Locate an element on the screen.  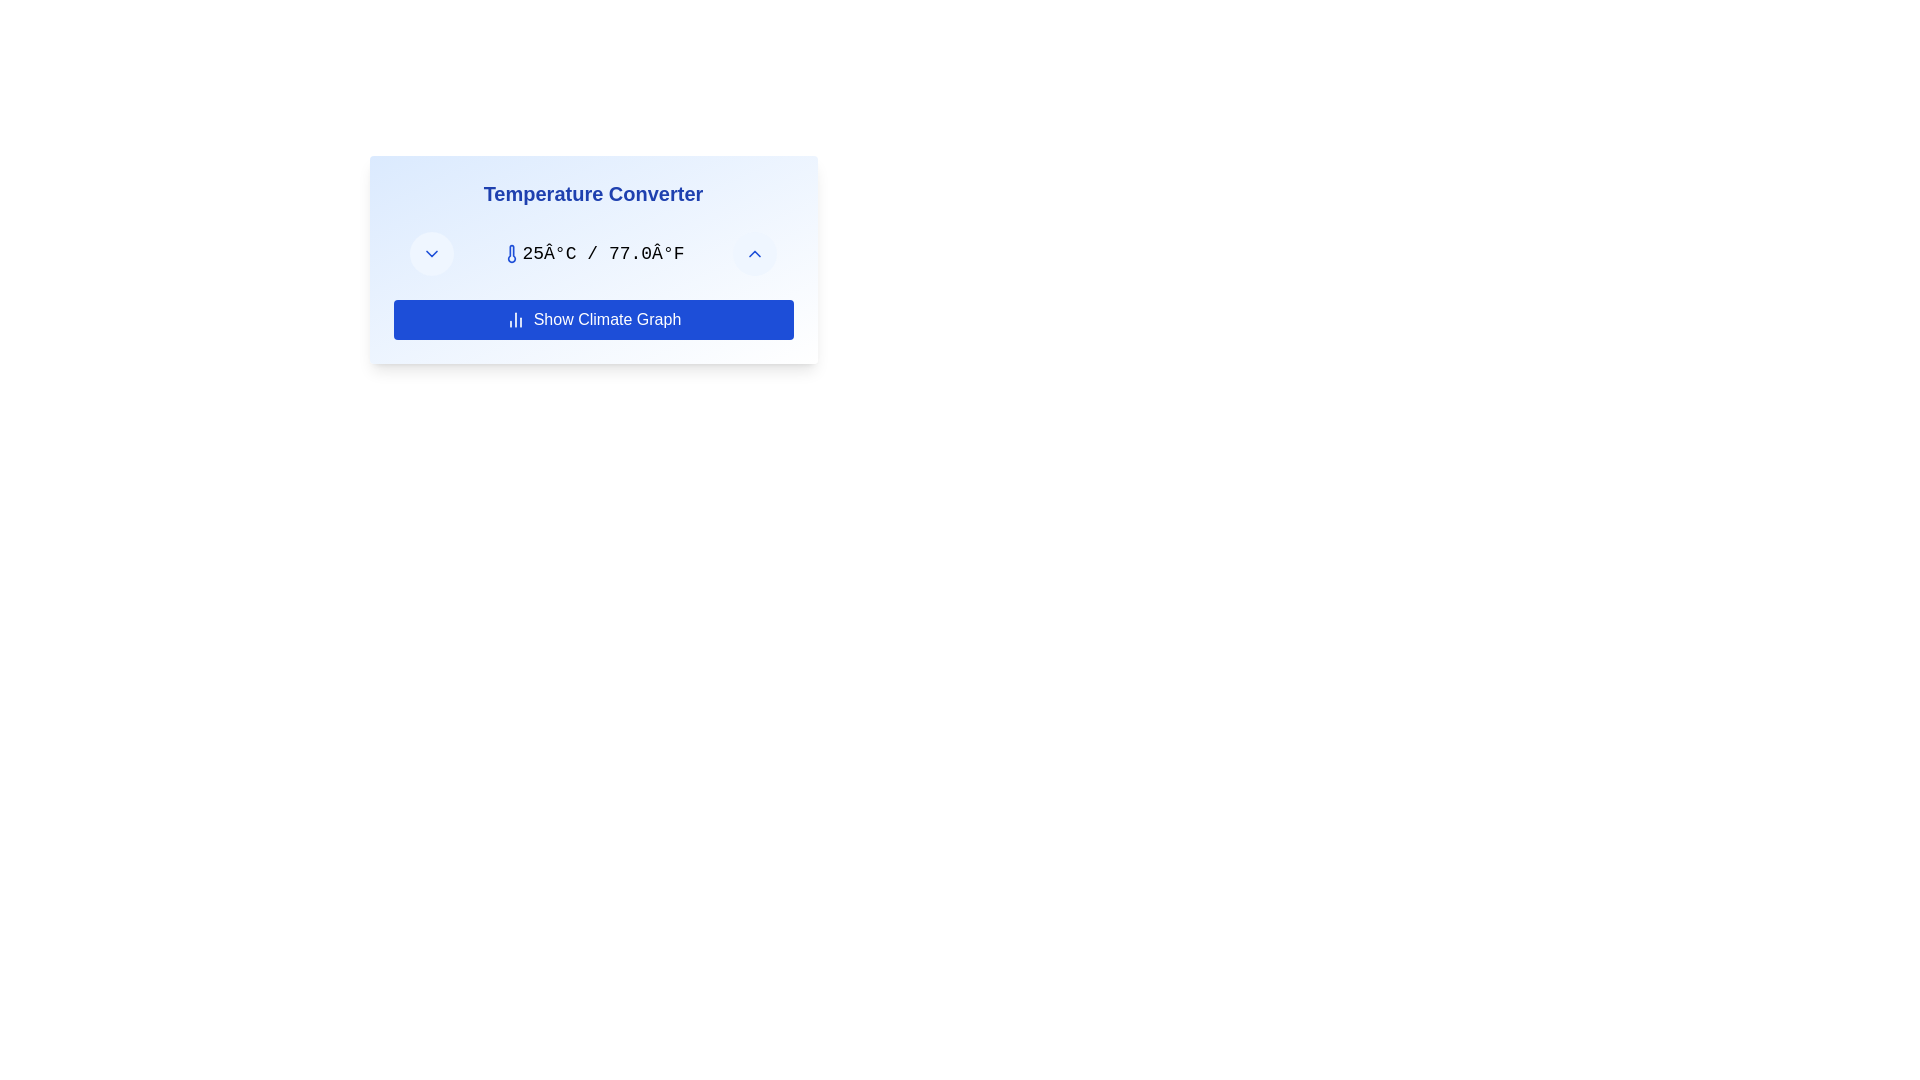
the small vertical bar chart icon located to the left of the 'Show Climate Graph' button is located at coordinates (515, 319).